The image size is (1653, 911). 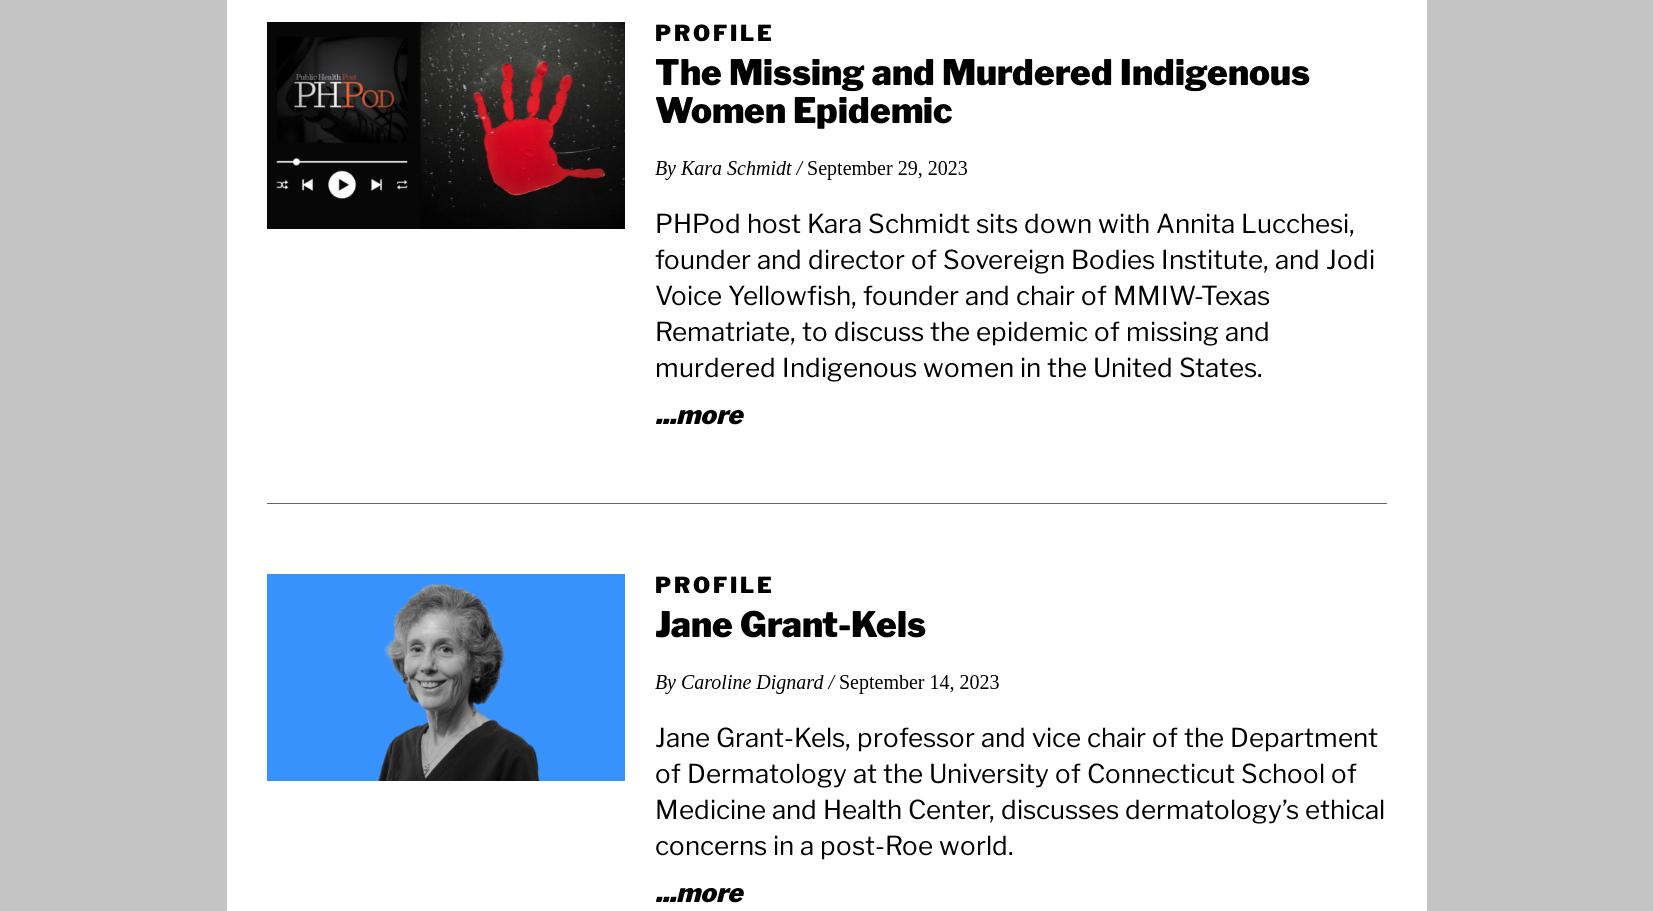 I want to click on 'PHPod host Kara Schmidt sits down with Annita Lucchesi, founder and director of Sovereign Bodies Institute, and Jodi Voice Yellowfish, founder and chair of MMIW-Texas Rematriate, to discuss the epidemic of missing and murdered Indigenous women in the United States.', so click(x=1013, y=294).